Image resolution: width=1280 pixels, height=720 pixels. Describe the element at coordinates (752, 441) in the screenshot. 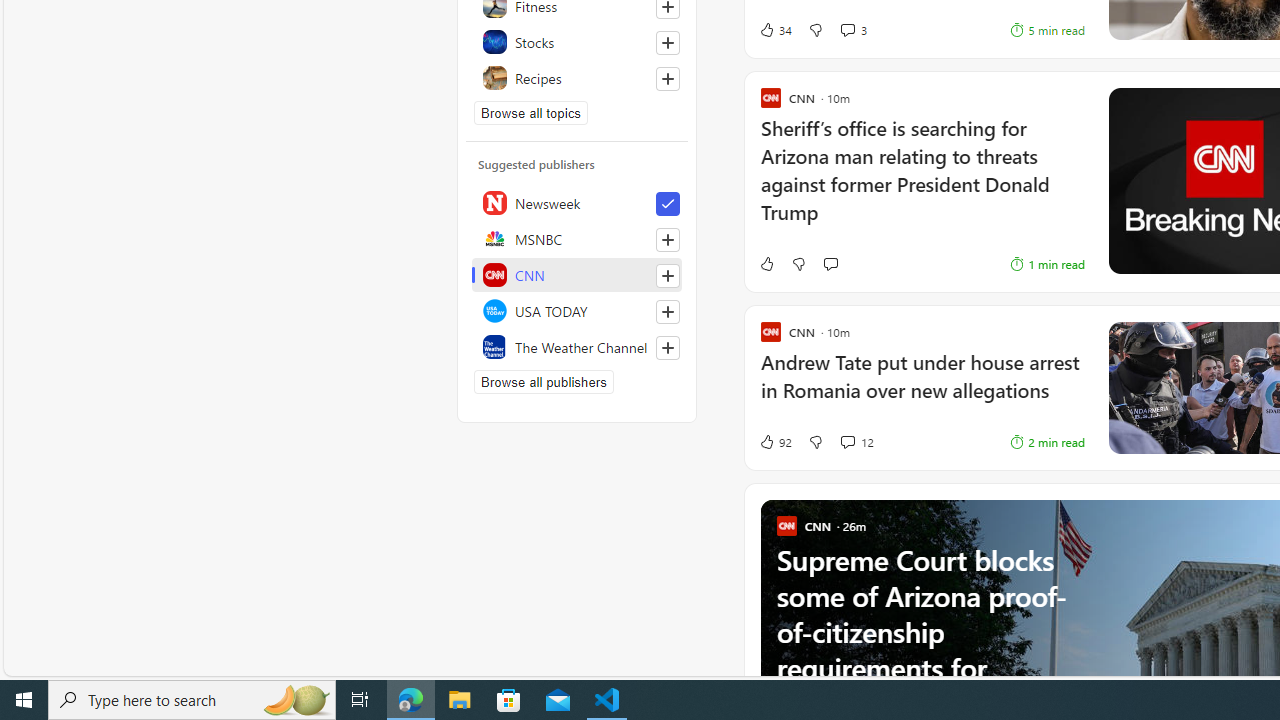

I see `'92 Like'` at that location.